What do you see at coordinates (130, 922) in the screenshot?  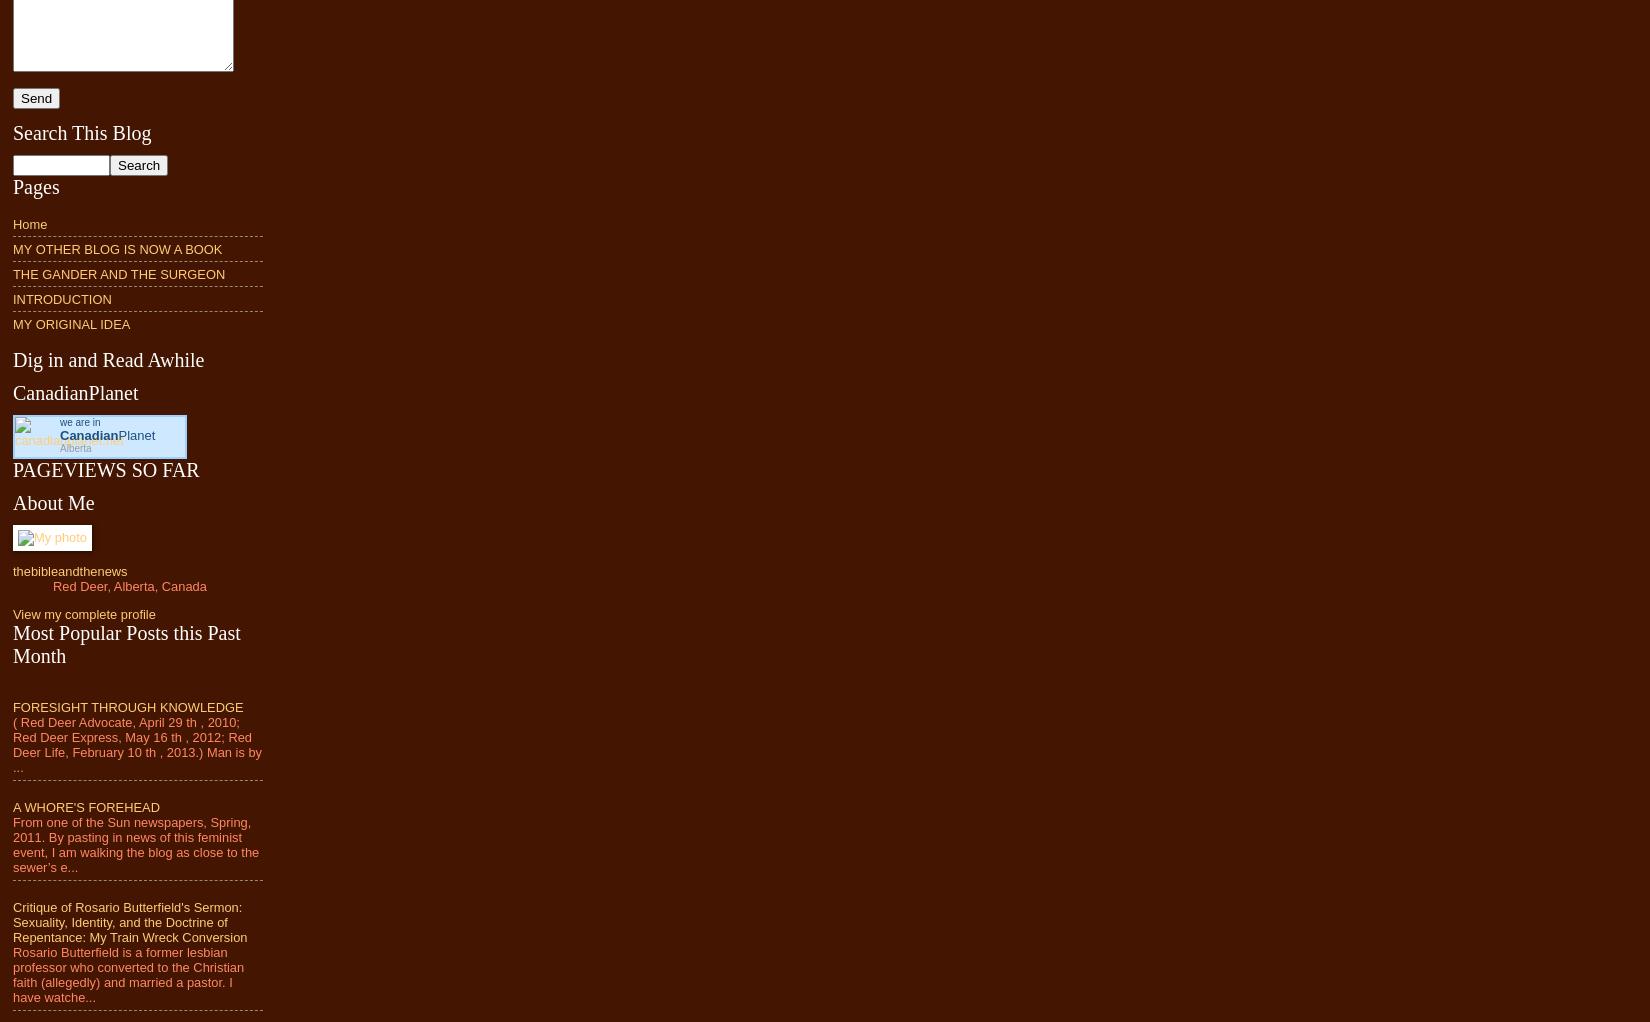 I see `'Critique of Rosario Butterfield's Sermon: Sexuality, Identity, and the Doctrine of Repentance: My Train Wreck Conversion'` at bounding box center [130, 922].